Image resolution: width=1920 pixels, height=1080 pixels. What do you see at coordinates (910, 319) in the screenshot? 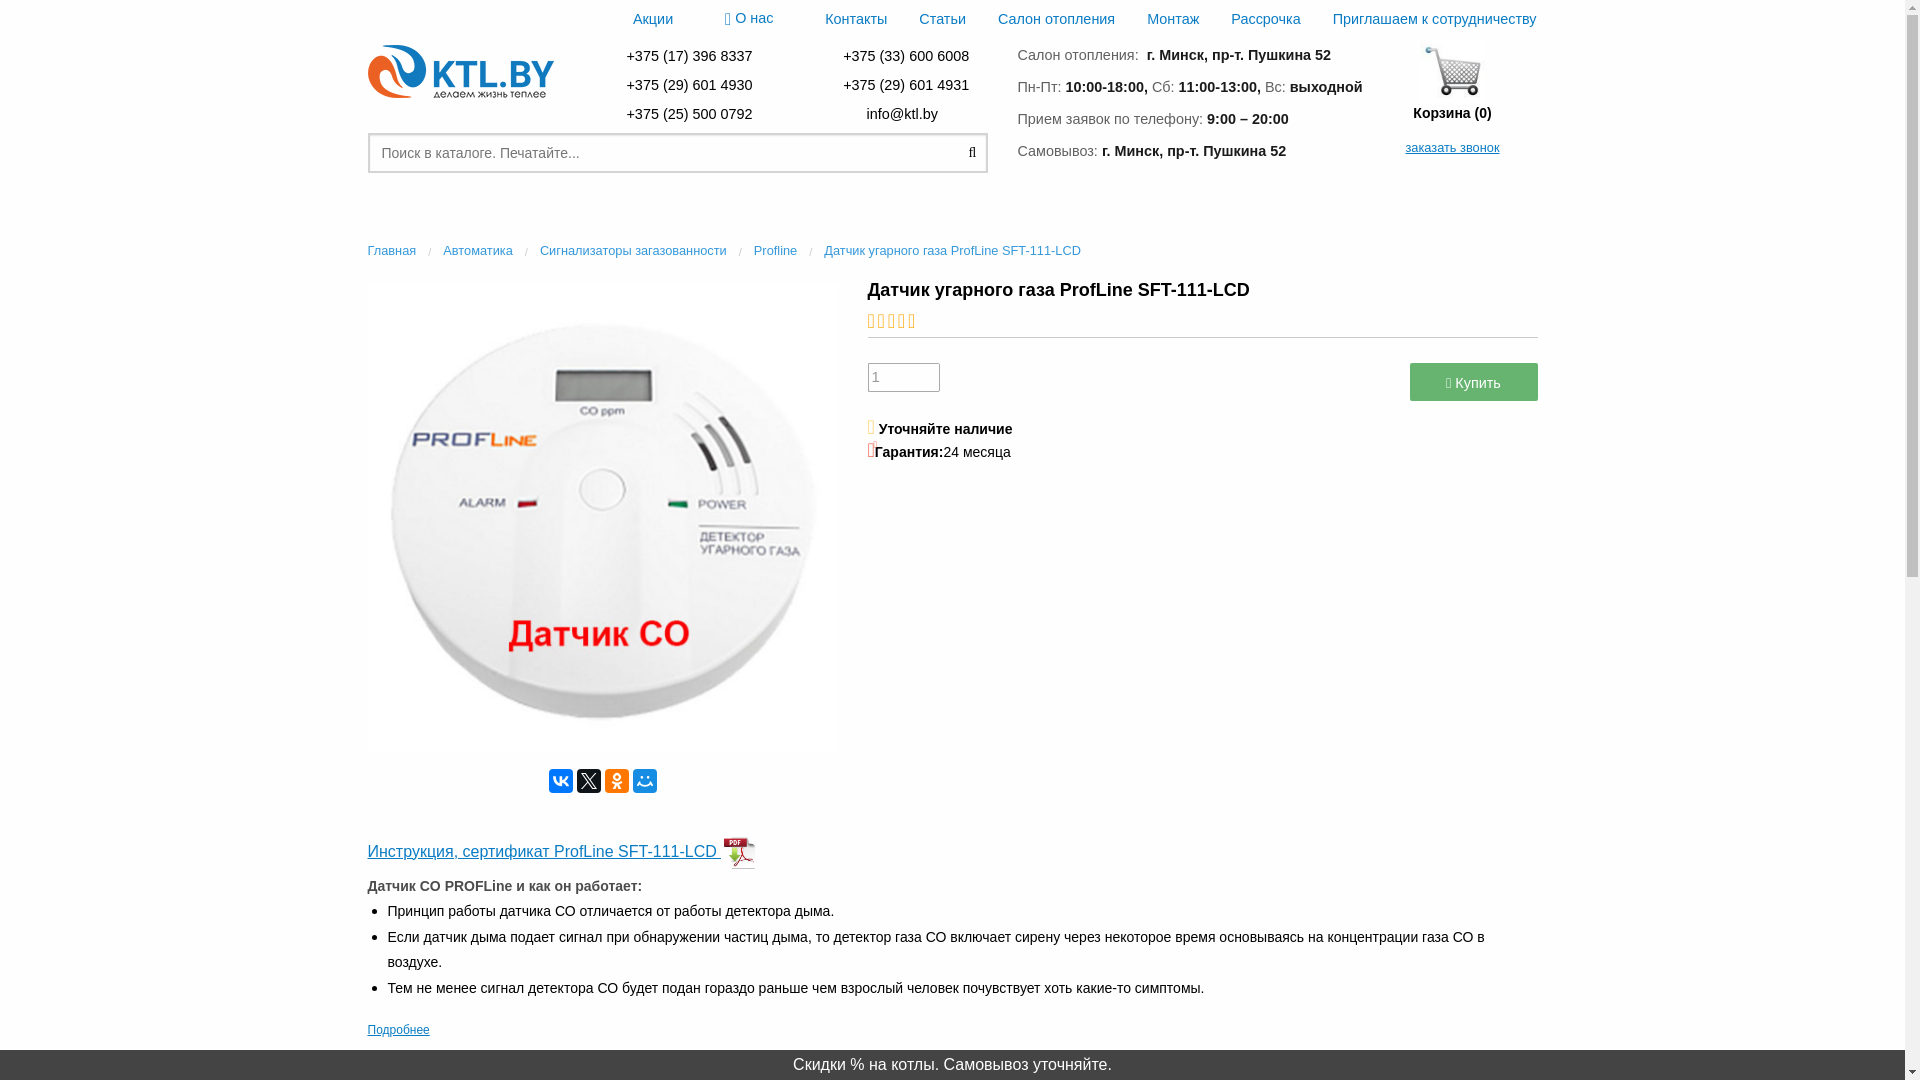
I see `'Not rated yet!'` at bounding box center [910, 319].